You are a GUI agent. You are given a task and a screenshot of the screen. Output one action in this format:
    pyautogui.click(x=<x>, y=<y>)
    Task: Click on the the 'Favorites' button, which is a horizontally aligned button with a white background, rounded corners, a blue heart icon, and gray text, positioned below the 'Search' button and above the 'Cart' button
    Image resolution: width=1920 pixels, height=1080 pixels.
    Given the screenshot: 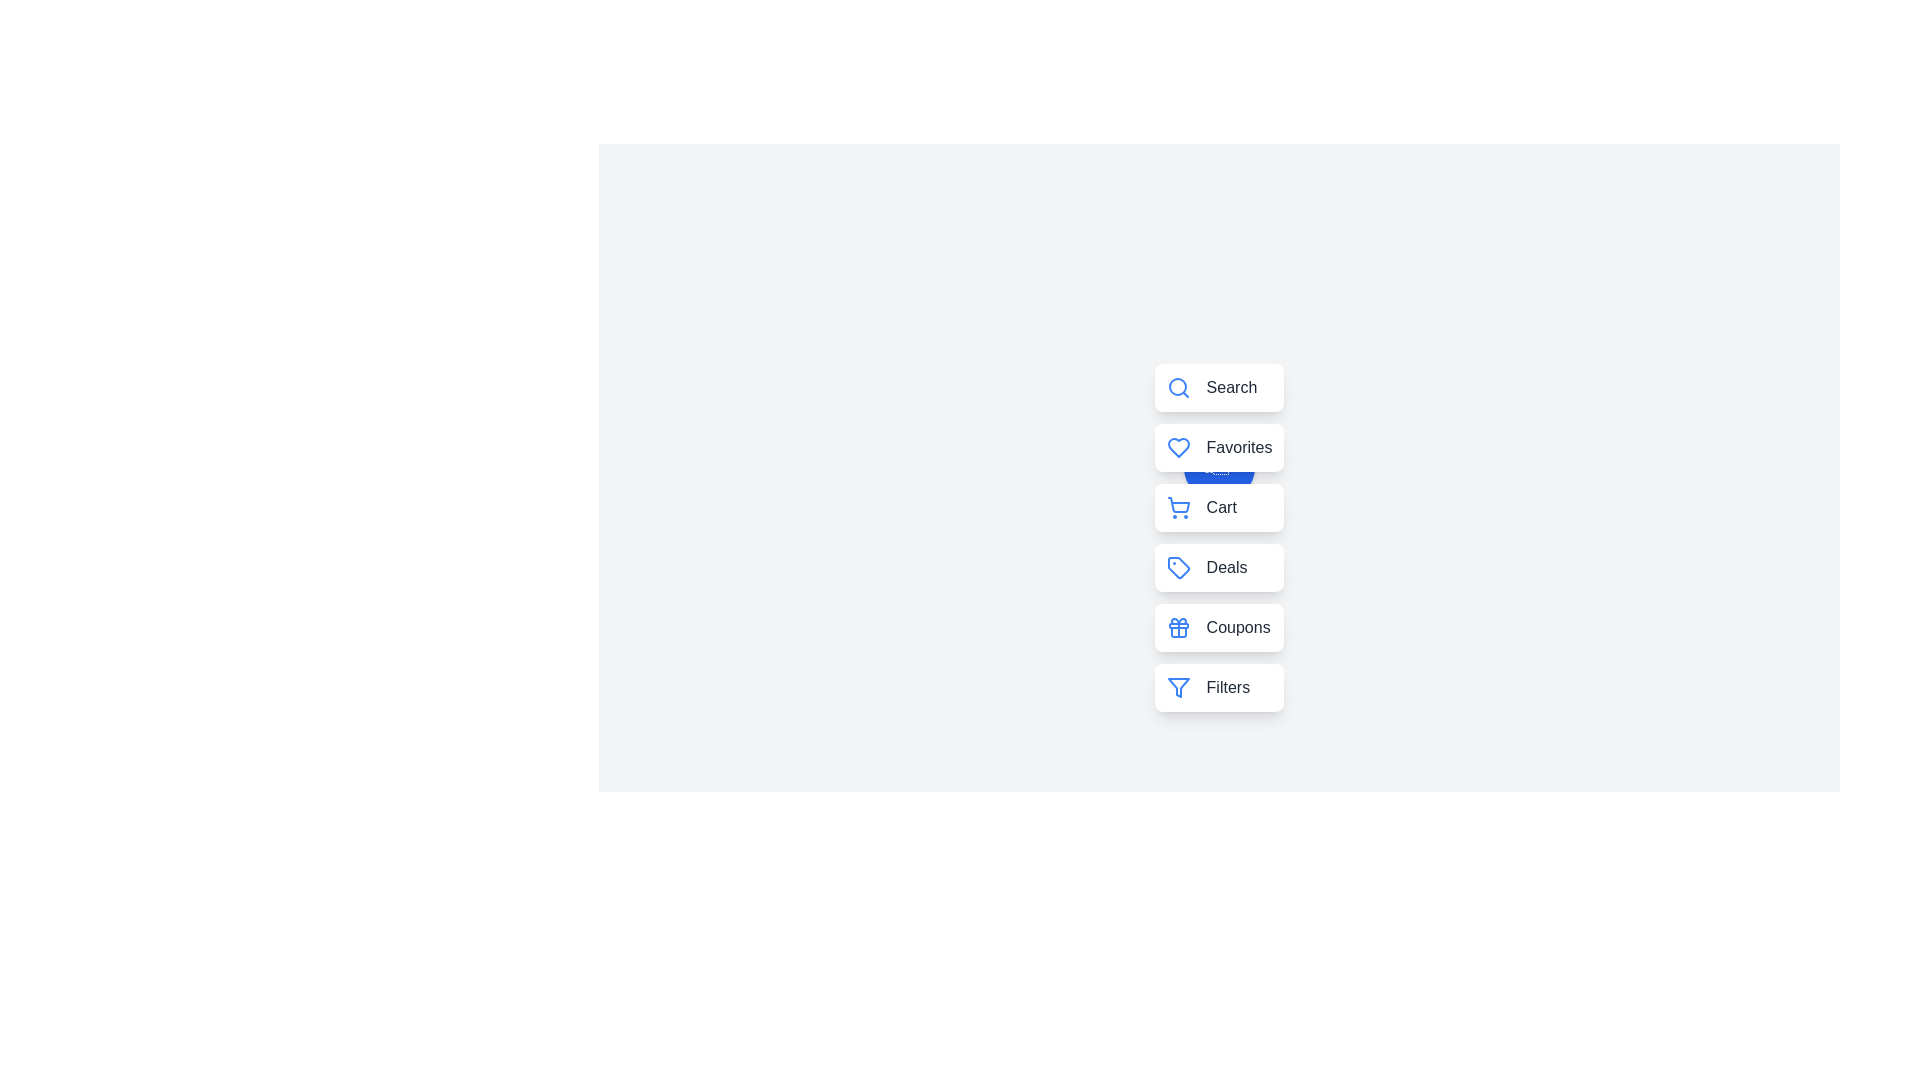 What is the action you would take?
    pyautogui.click(x=1218, y=446)
    